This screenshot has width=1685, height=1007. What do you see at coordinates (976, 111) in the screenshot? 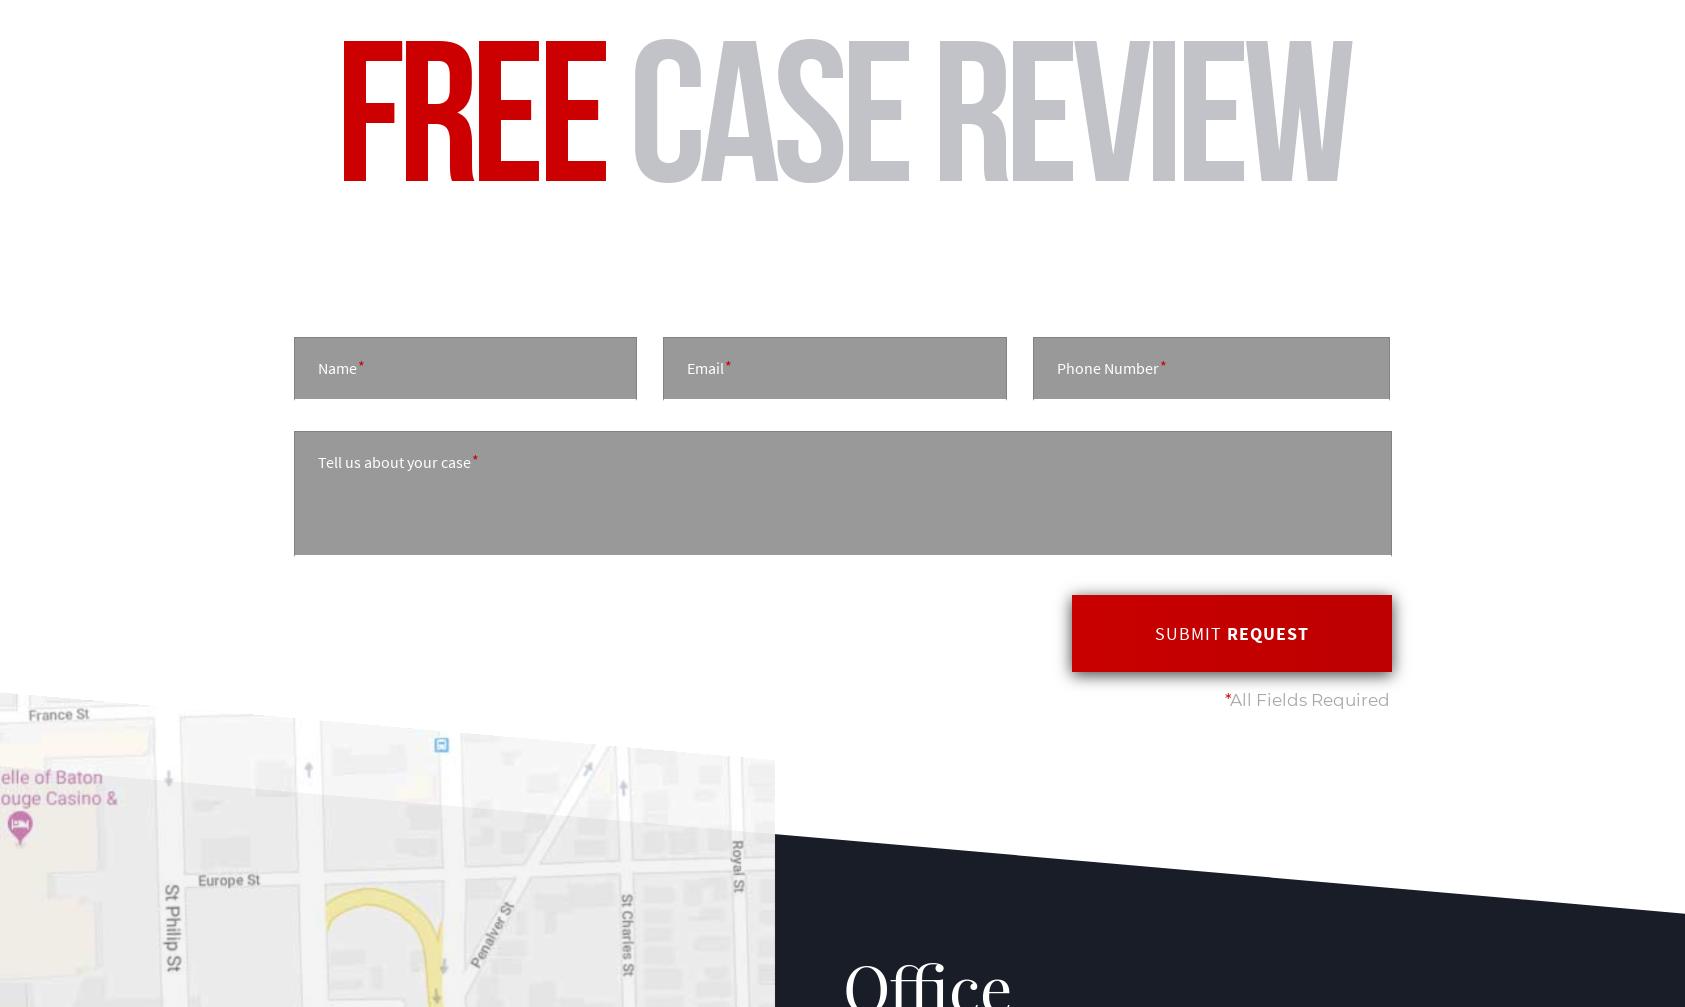
I see `'case Review'` at bounding box center [976, 111].